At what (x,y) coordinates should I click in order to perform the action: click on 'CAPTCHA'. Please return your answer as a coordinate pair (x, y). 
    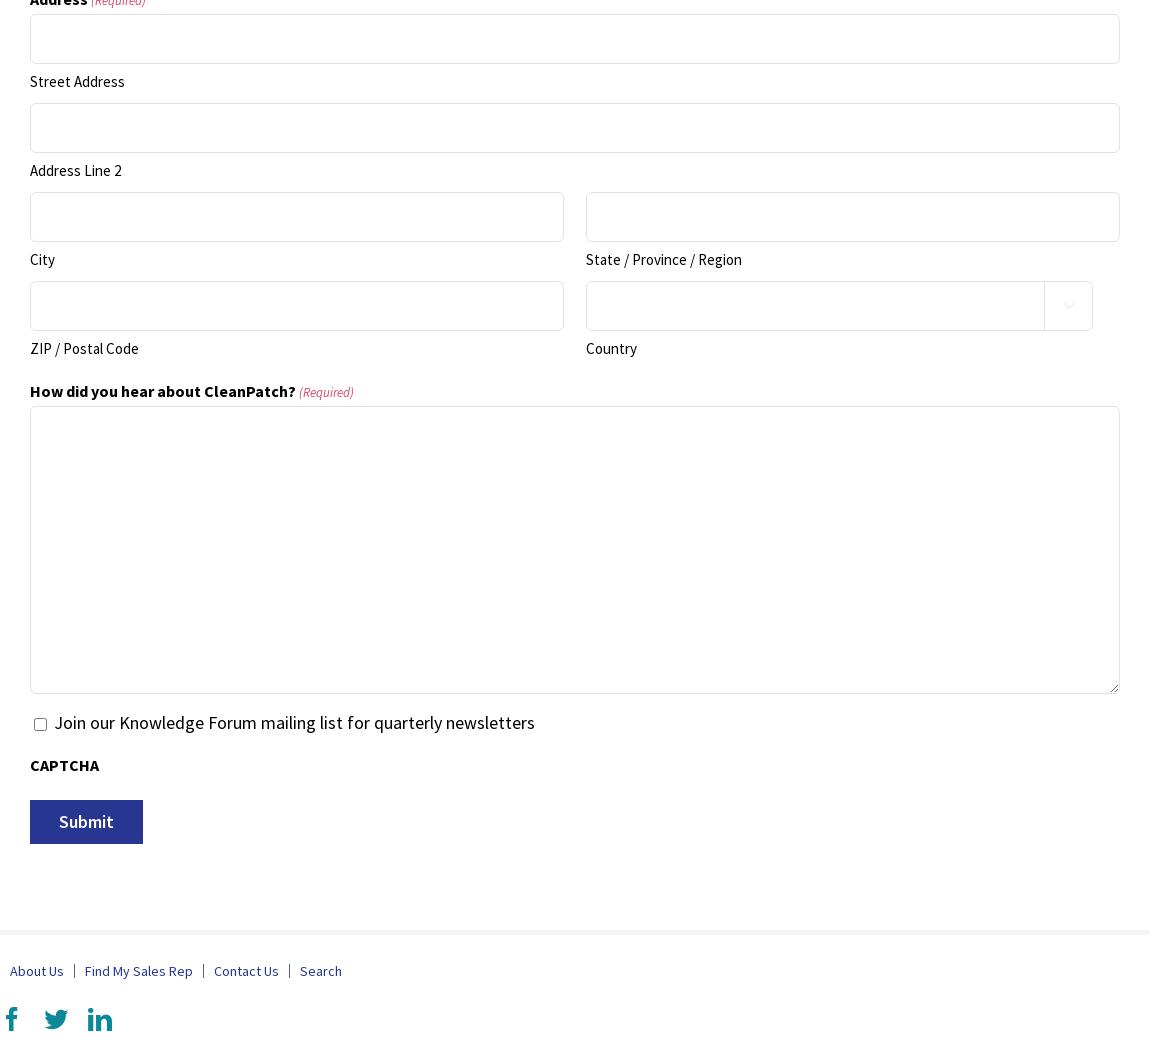
    Looking at the image, I should click on (62, 765).